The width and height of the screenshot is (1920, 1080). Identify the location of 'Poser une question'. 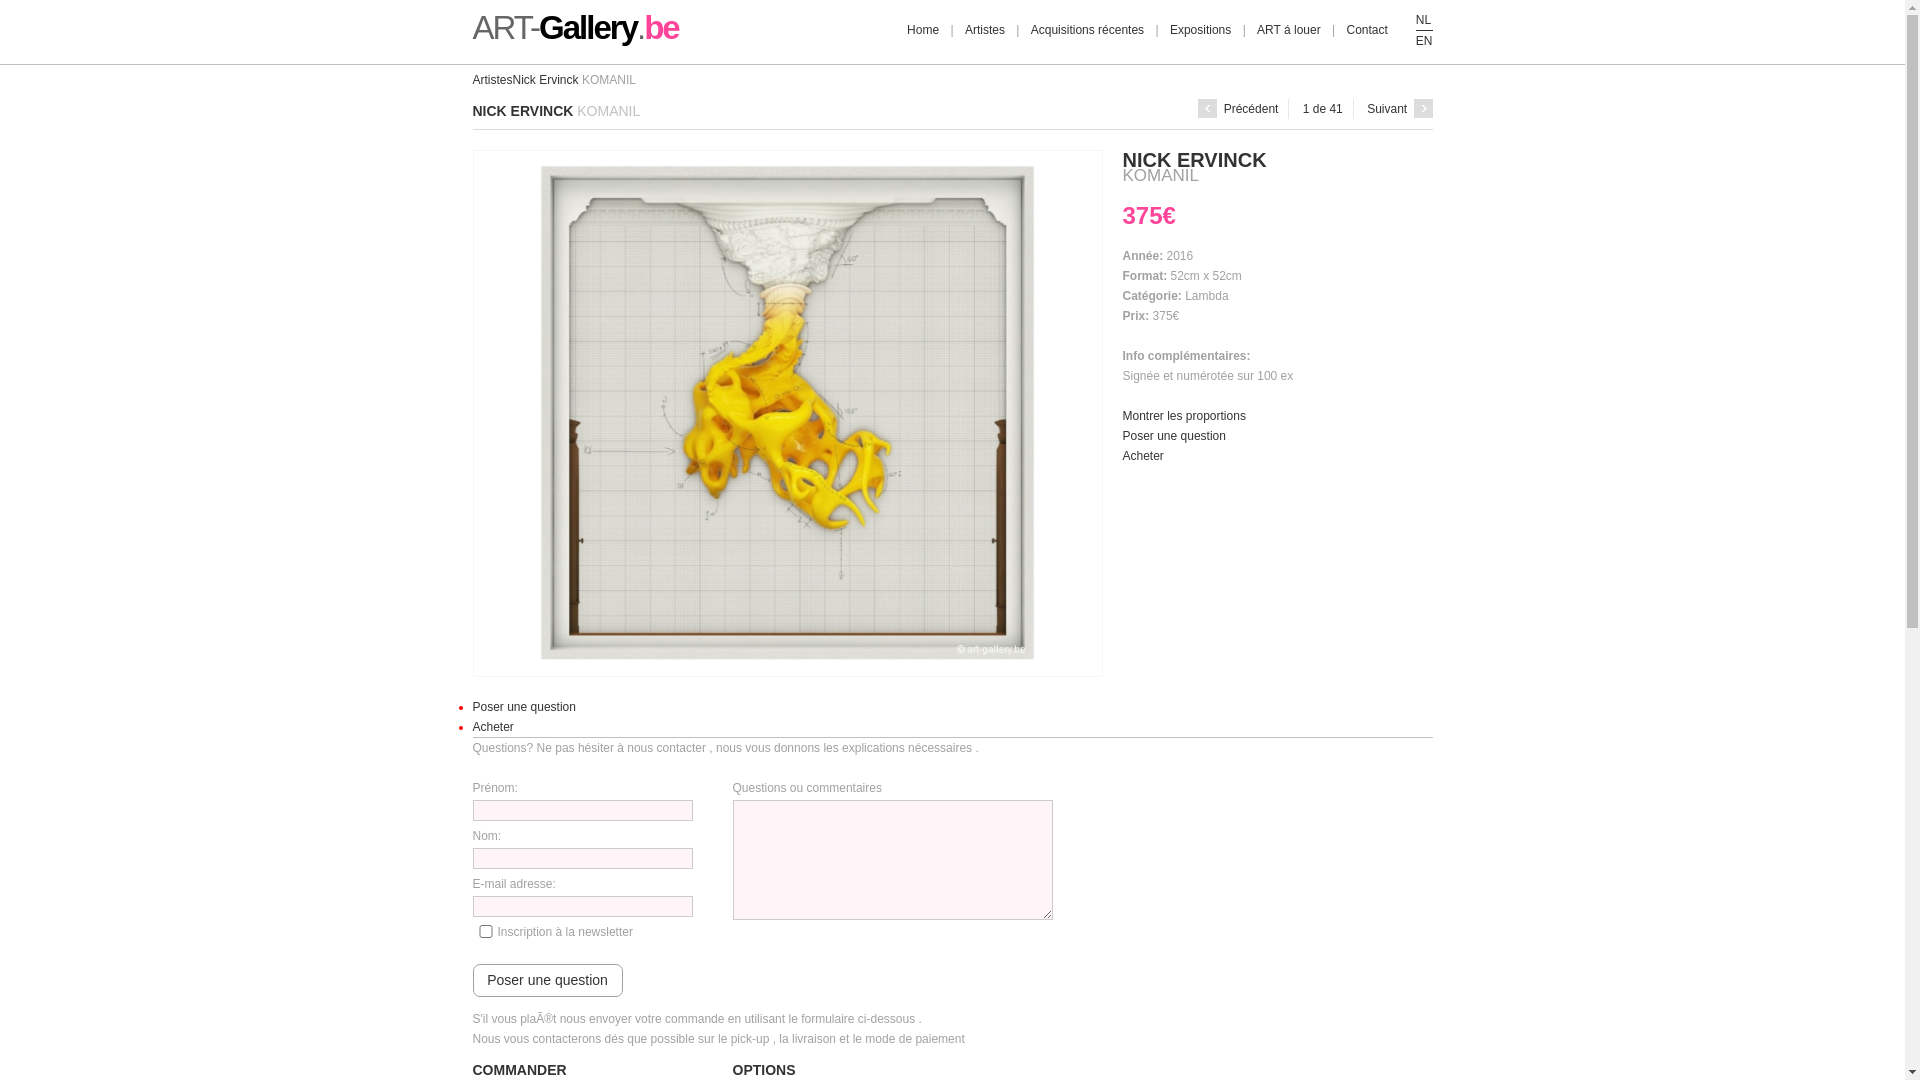
(1173, 434).